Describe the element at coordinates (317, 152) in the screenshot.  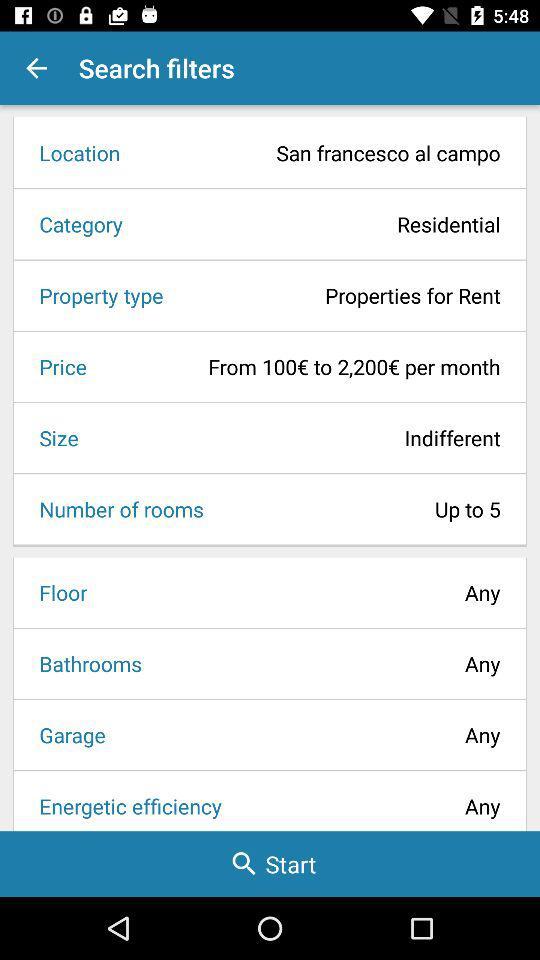
I see `the icon above the category` at that location.